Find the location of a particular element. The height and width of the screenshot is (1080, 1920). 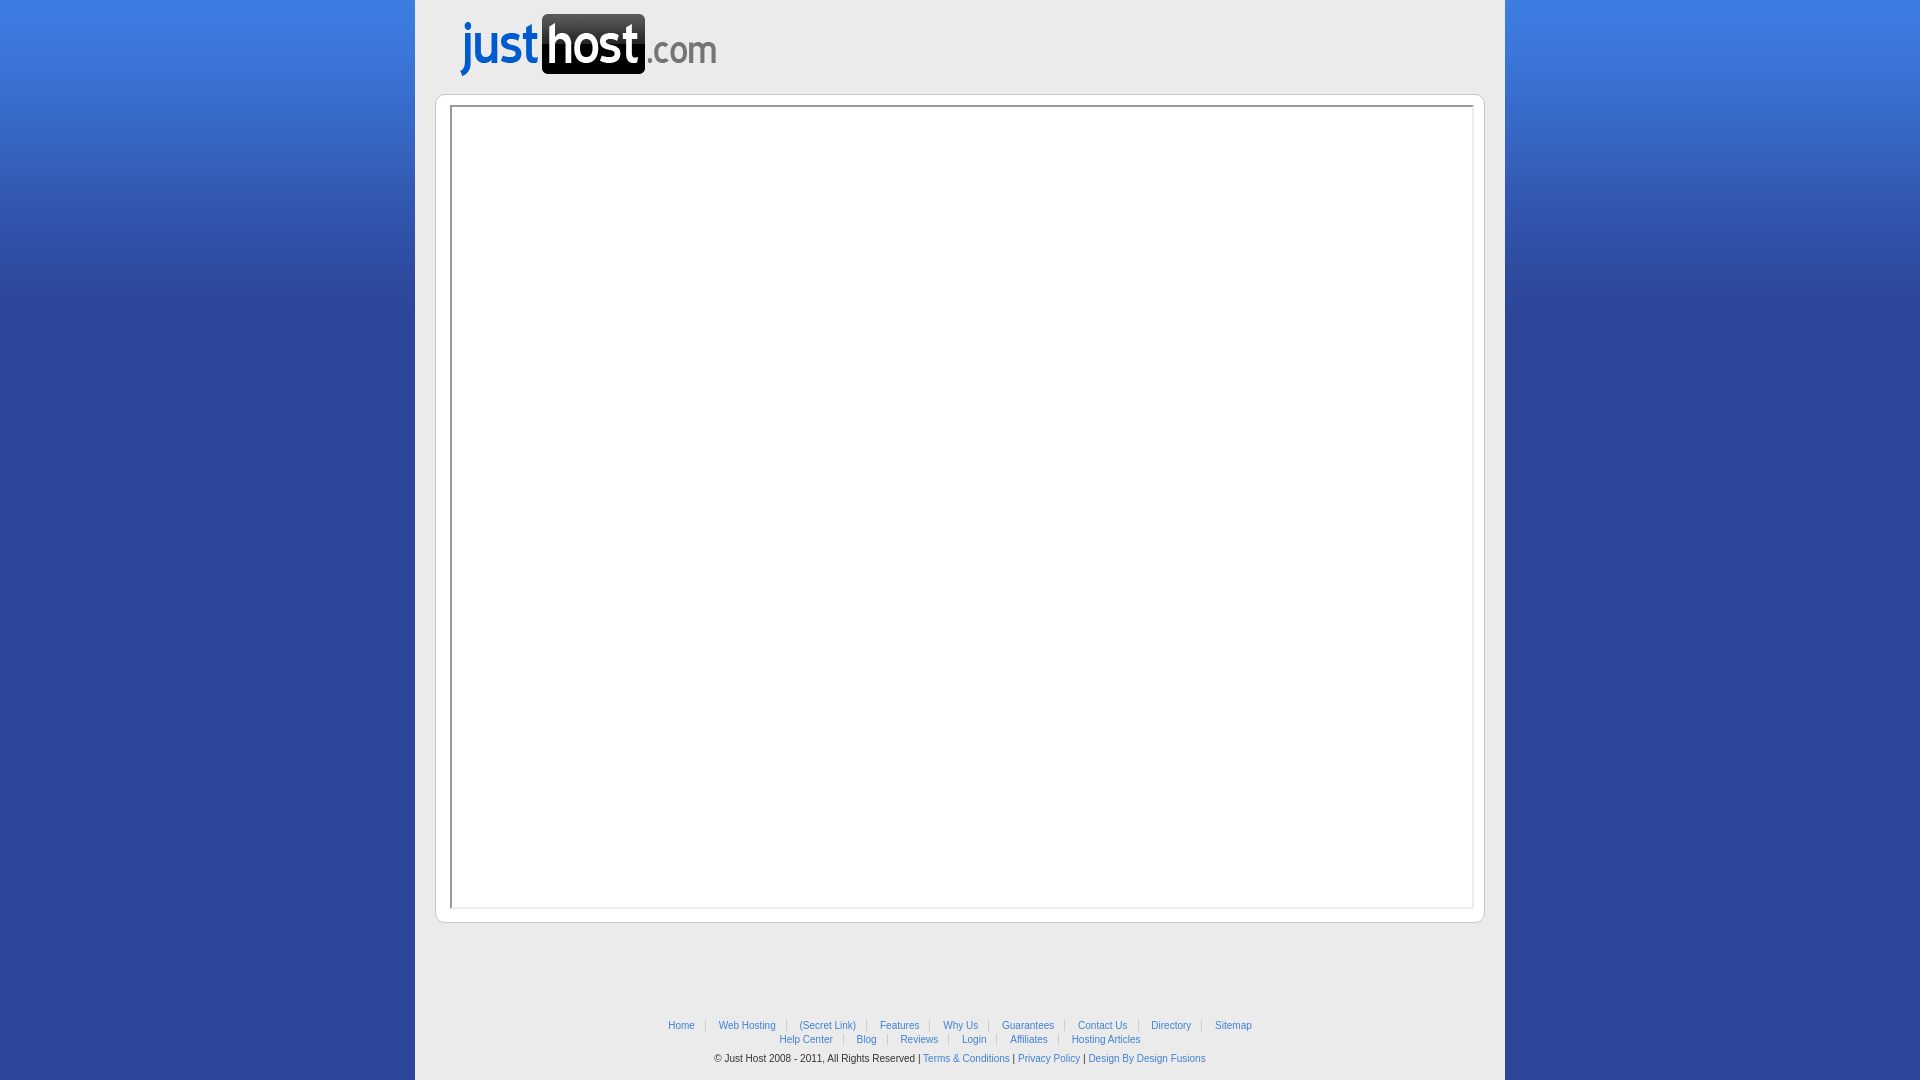

'Privacy Policy' is located at coordinates (1048, 1057).